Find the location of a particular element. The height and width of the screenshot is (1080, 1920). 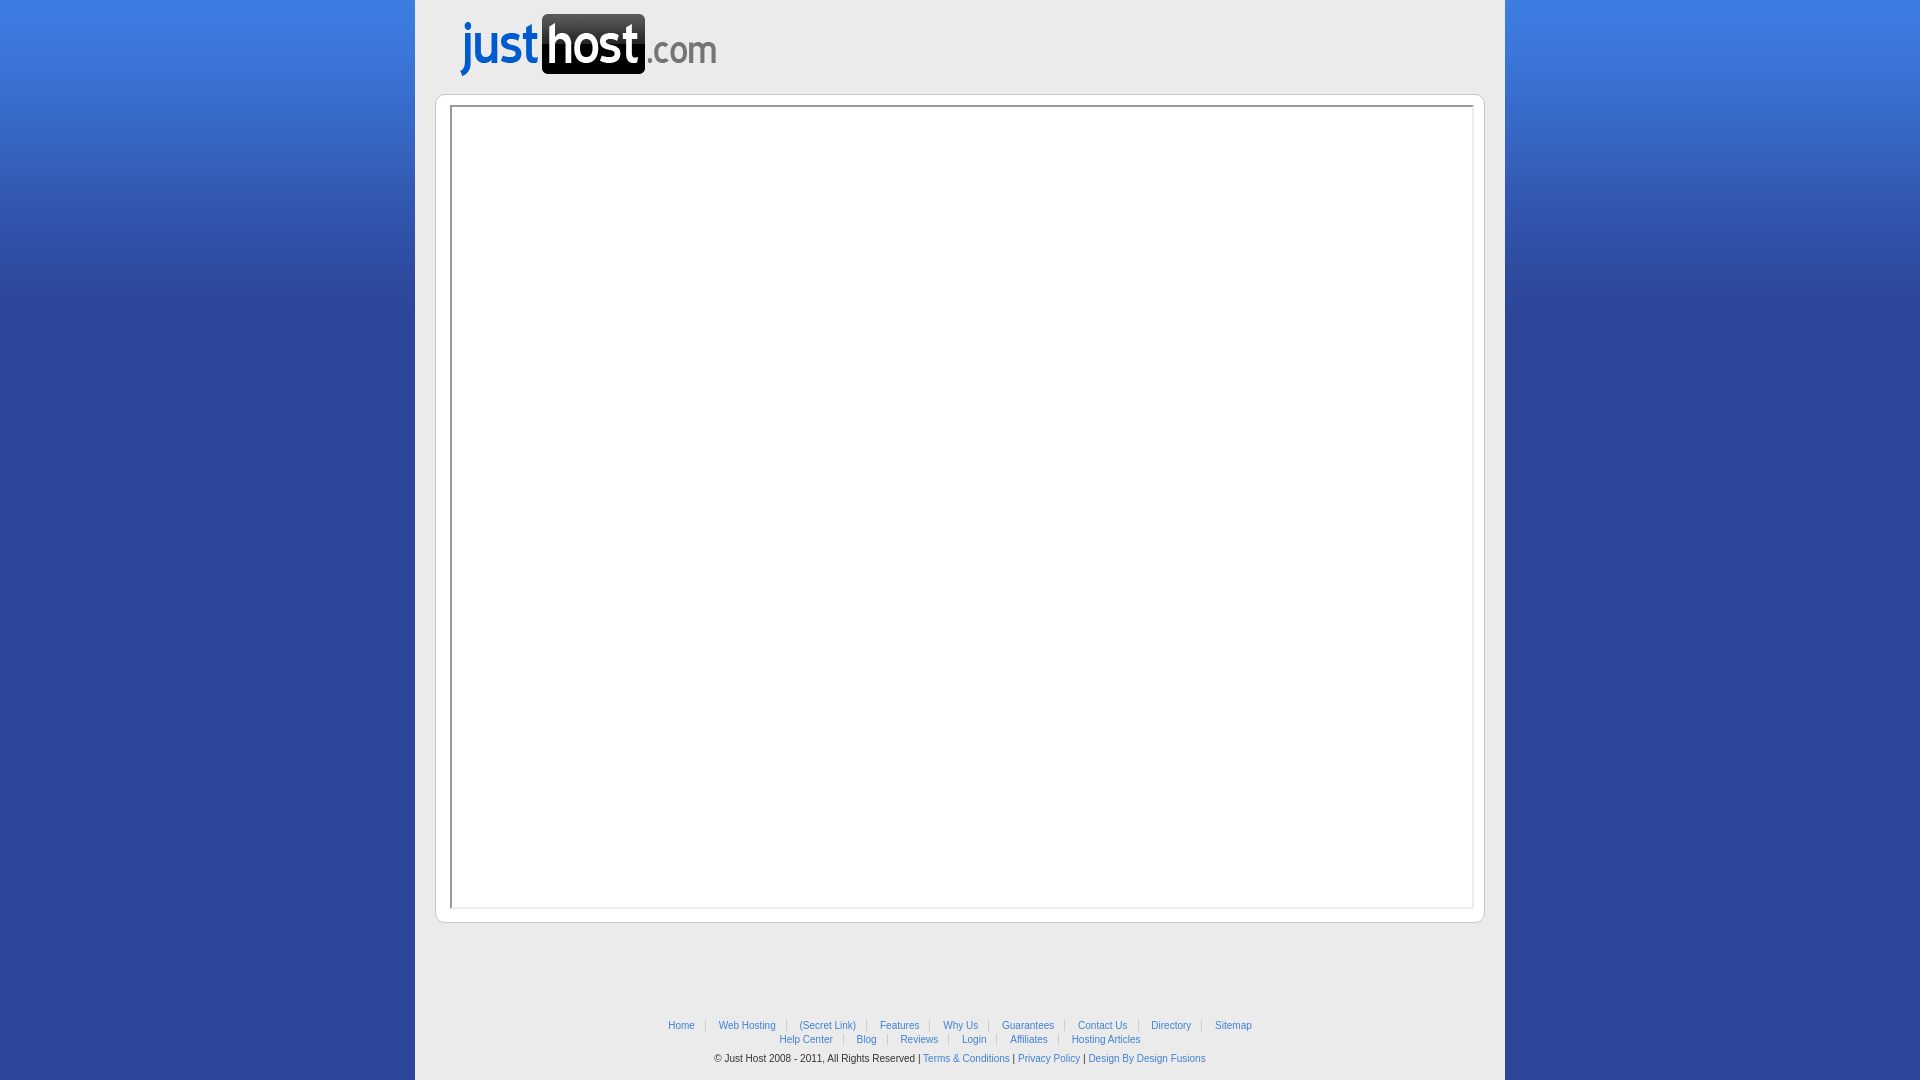

'Privacy Policy' is located at coordinates (1048, 1057).